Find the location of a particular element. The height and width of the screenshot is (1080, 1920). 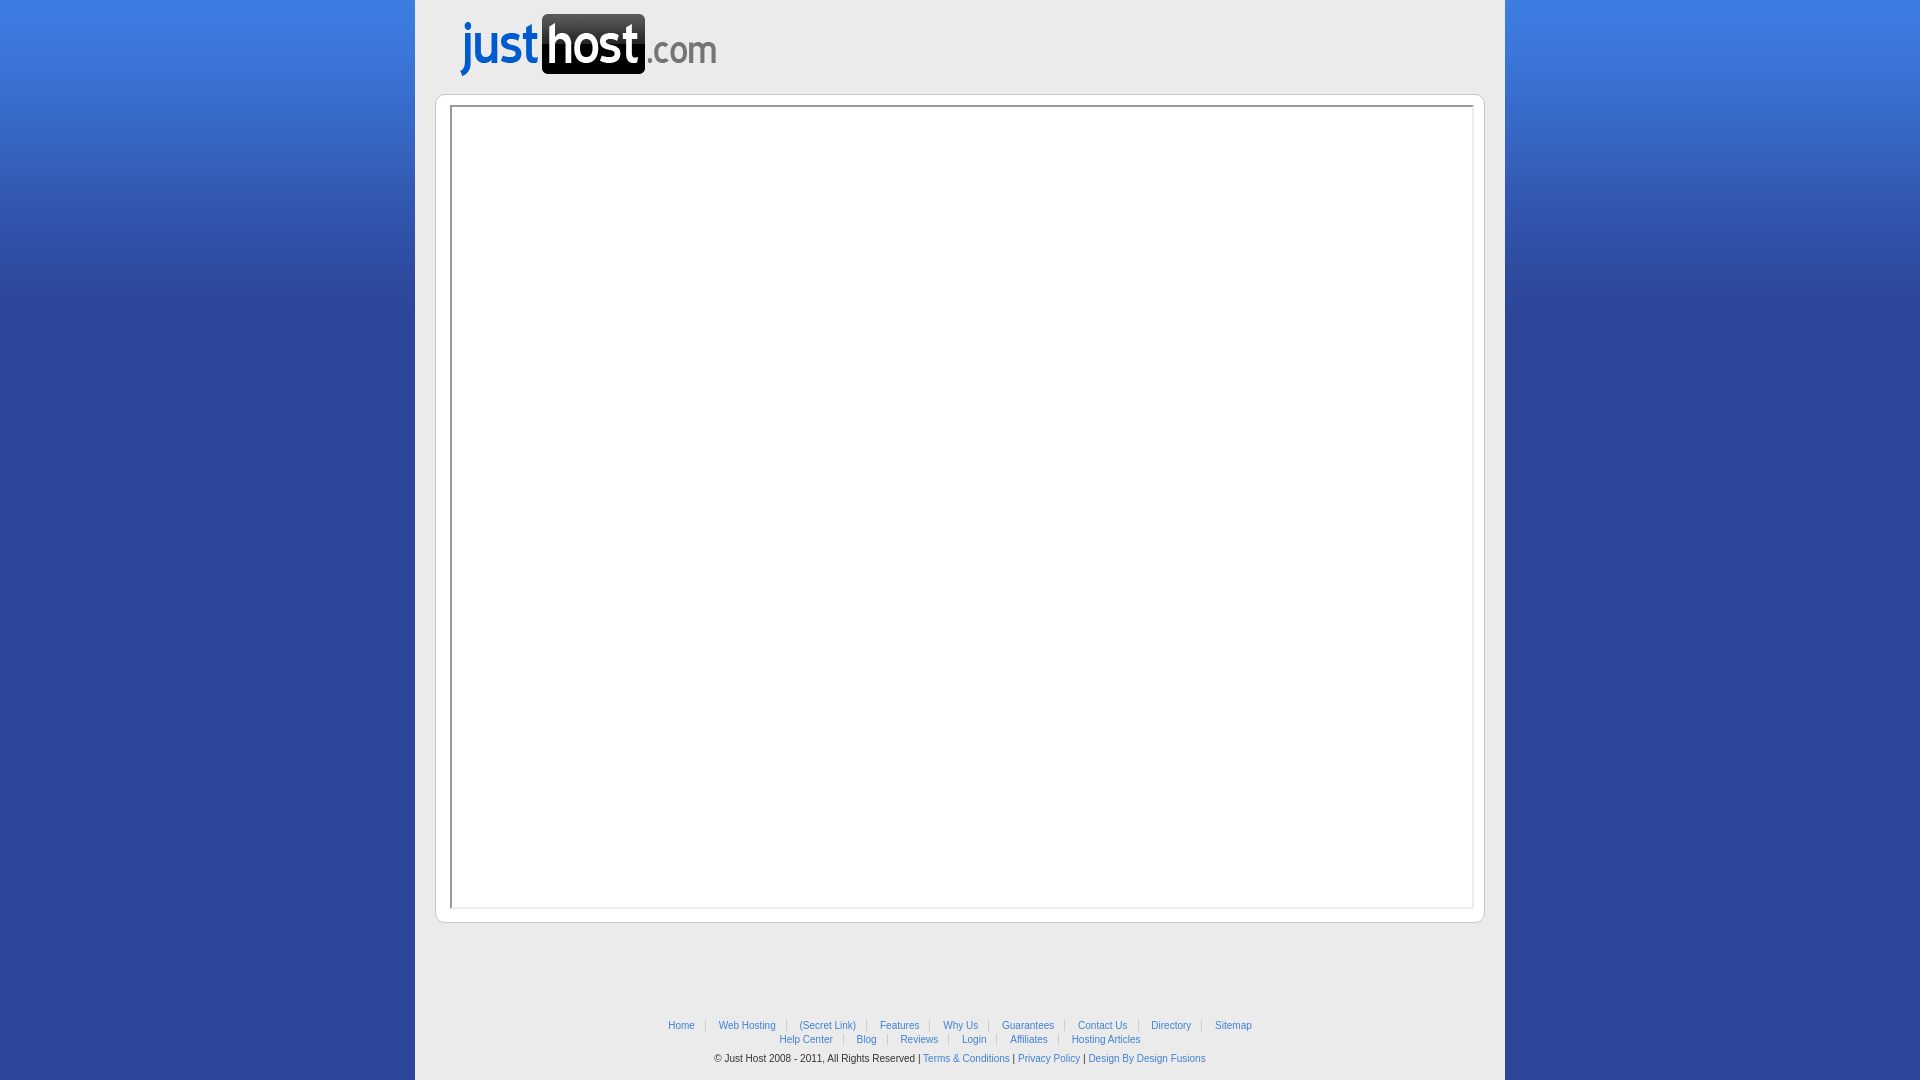

'Privacy Policy' is located at coordinates (1048, 1057).